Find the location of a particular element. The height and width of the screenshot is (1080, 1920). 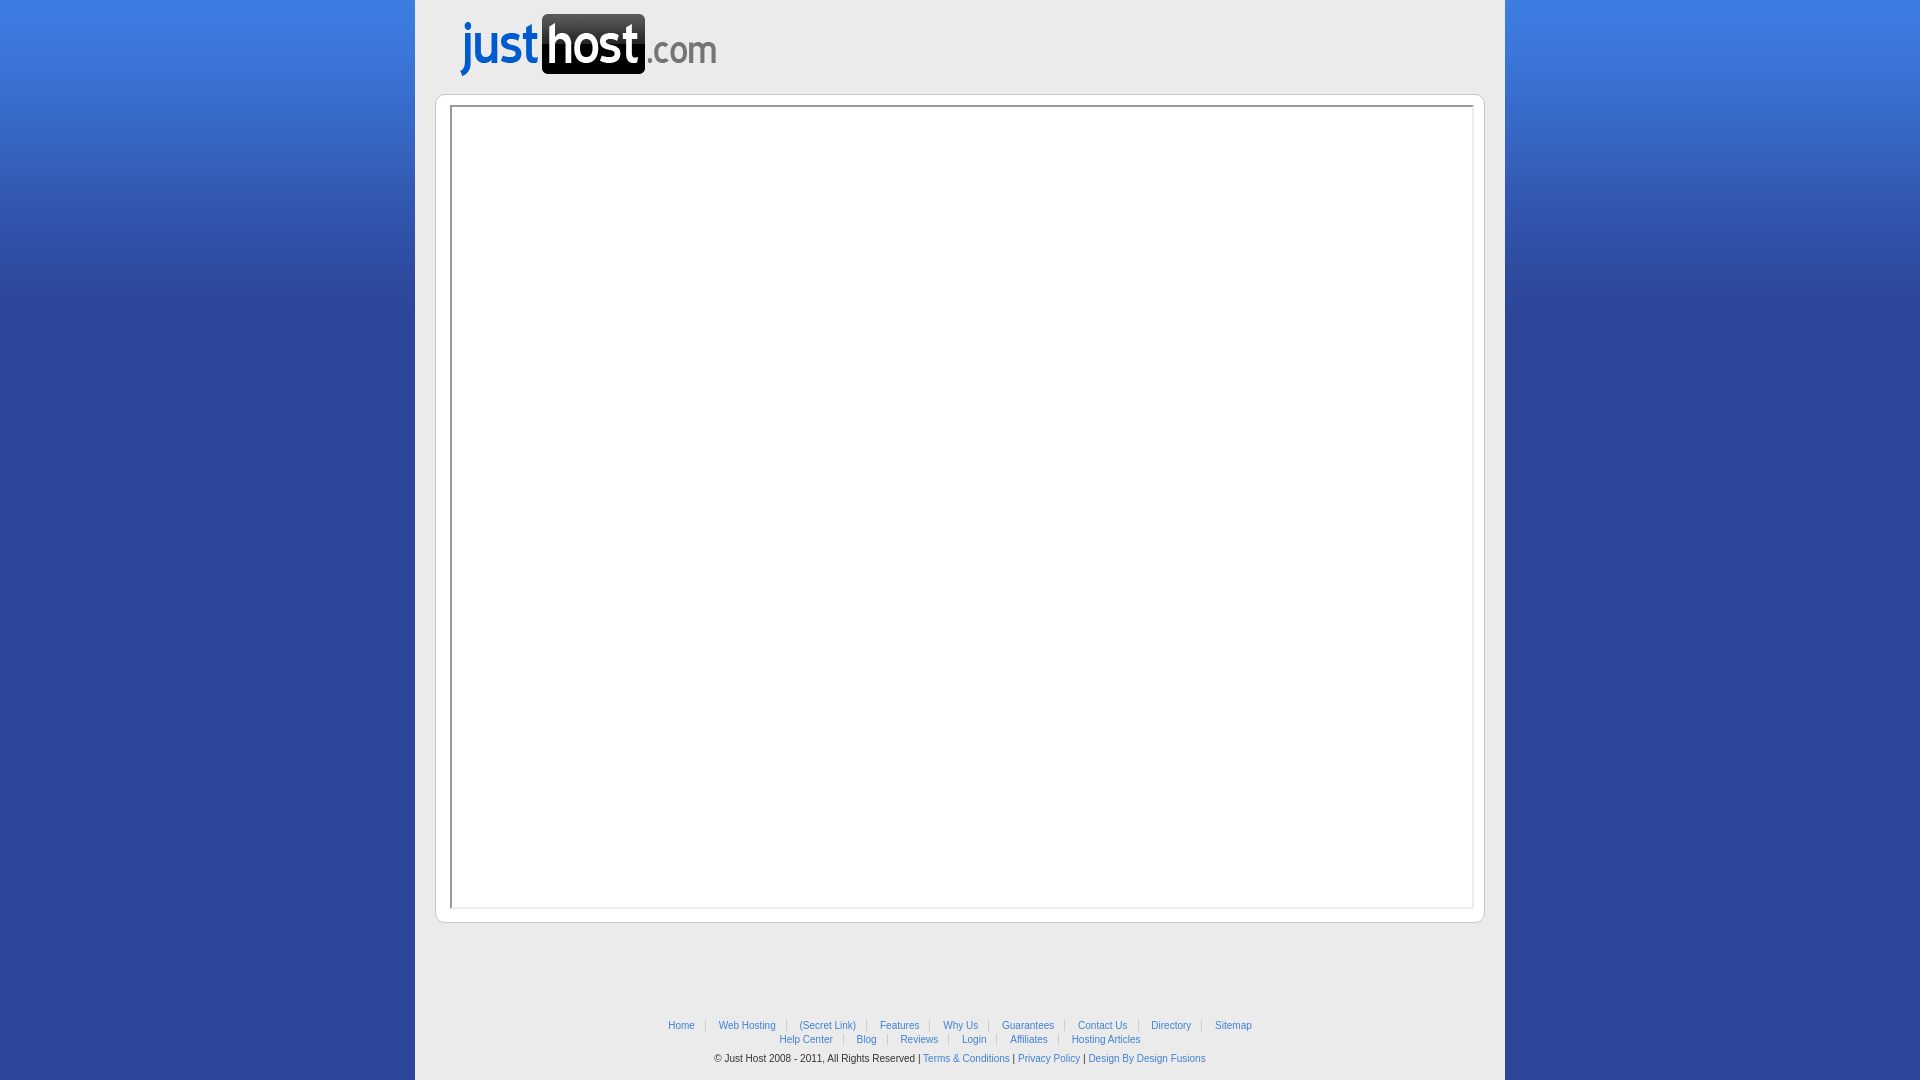

'Privacy Policy' is located at coordinates (1048, 1057).